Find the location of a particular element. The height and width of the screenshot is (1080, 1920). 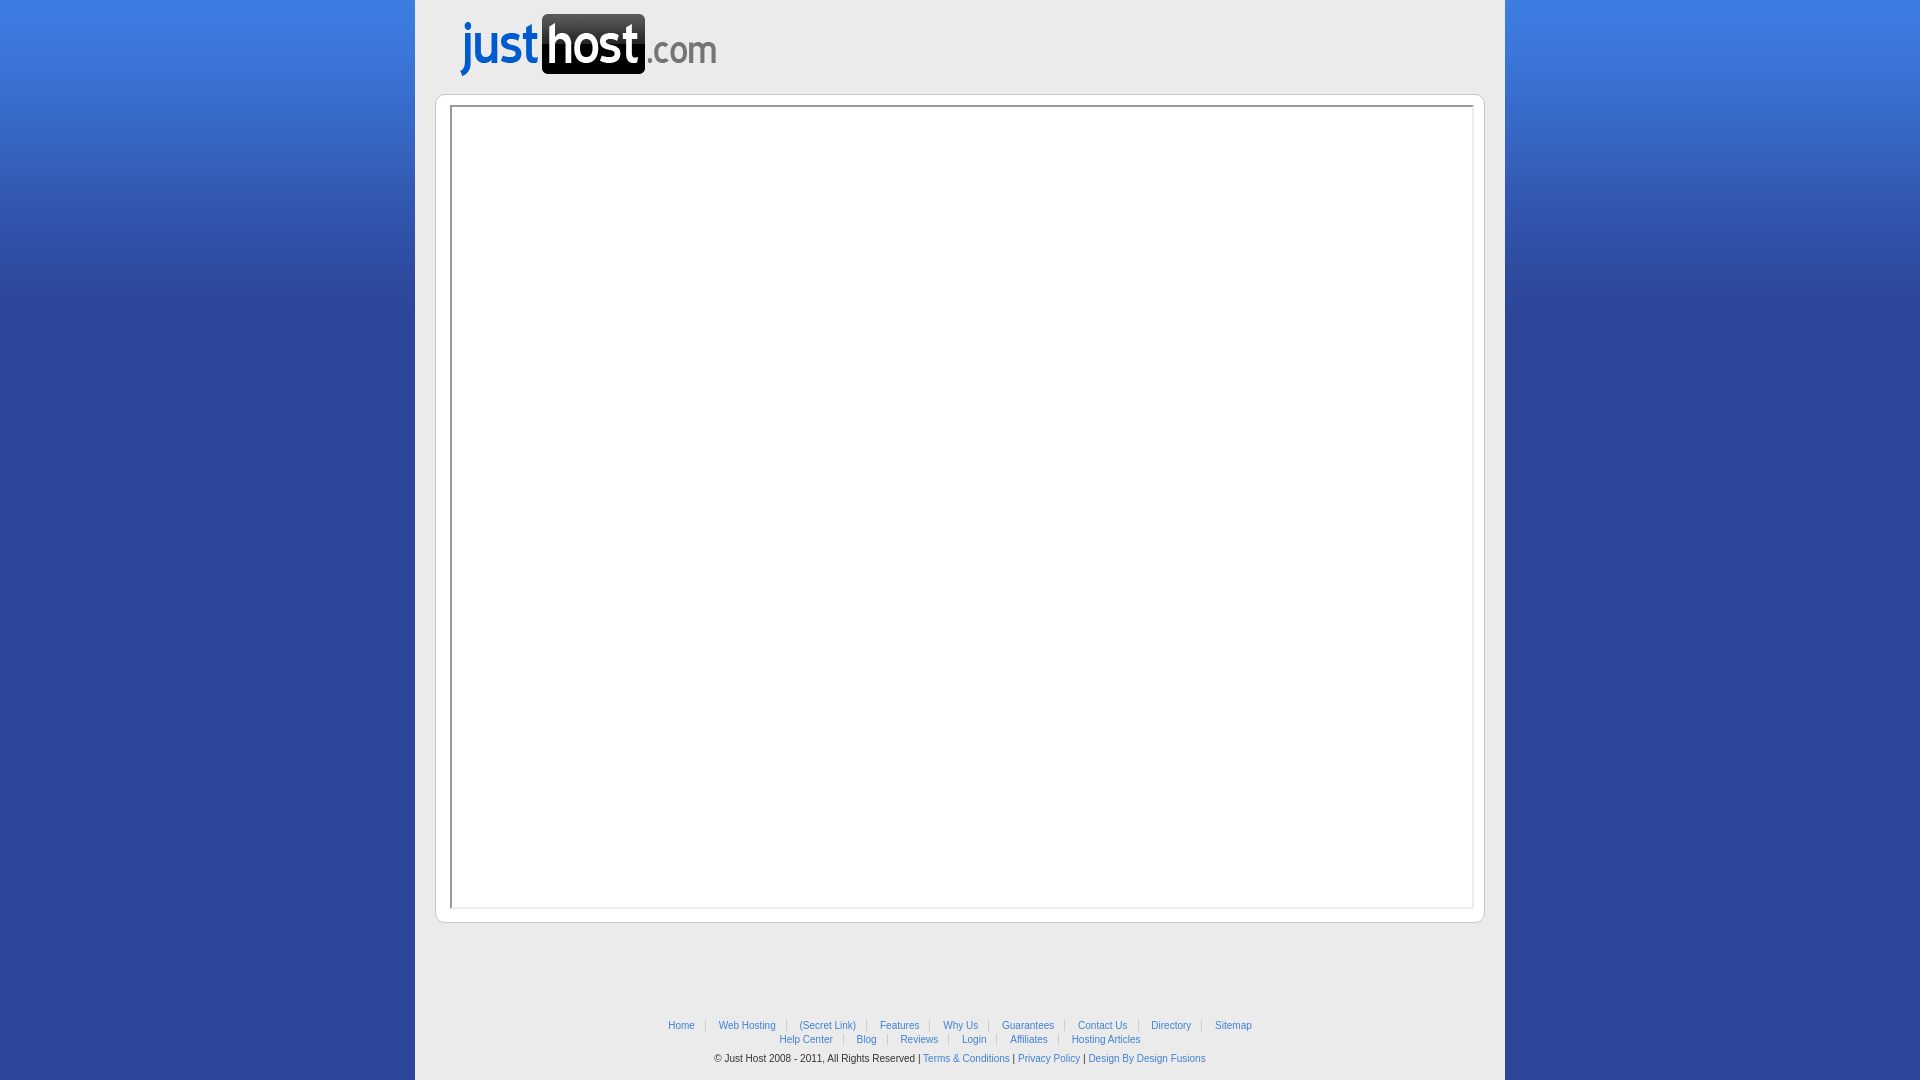

'Privacy Policy' is located at coordinates (1048, 1057).